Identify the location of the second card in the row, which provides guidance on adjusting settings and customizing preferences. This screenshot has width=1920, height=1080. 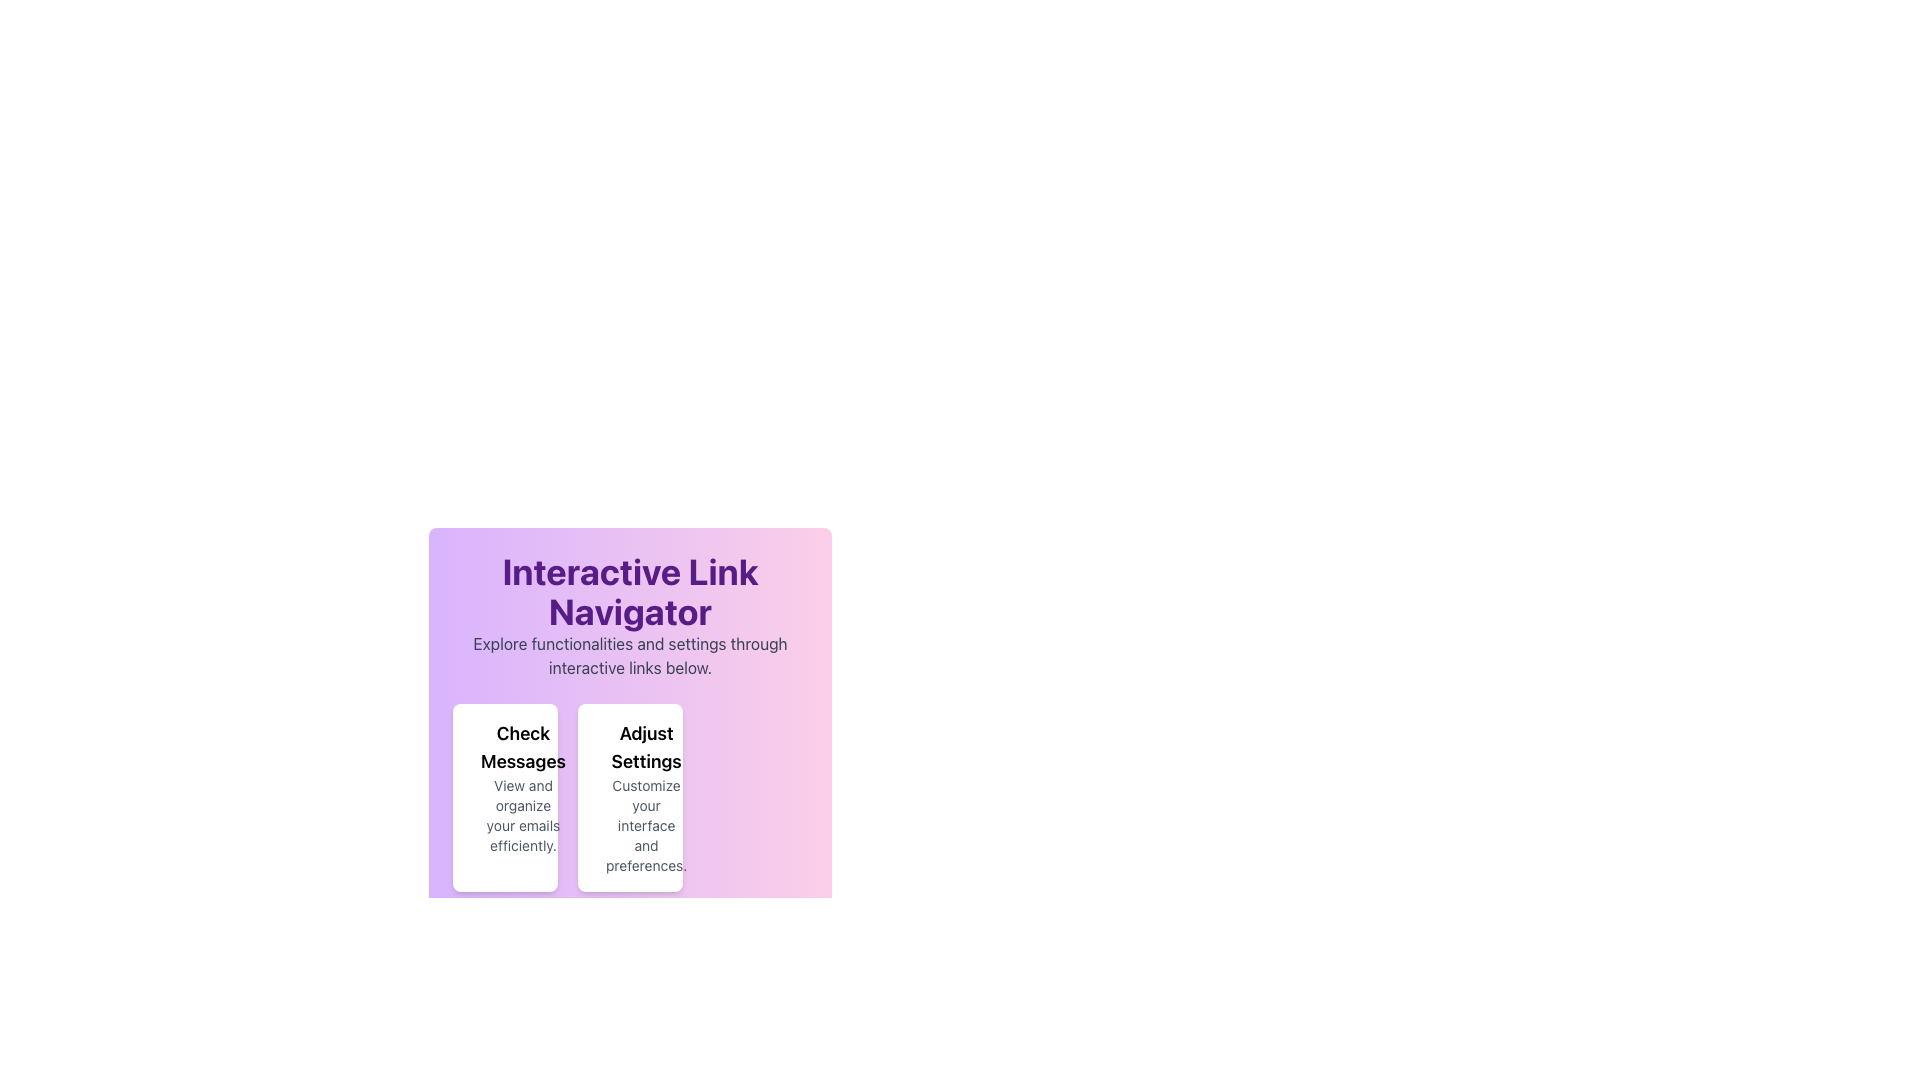
(629, 721).